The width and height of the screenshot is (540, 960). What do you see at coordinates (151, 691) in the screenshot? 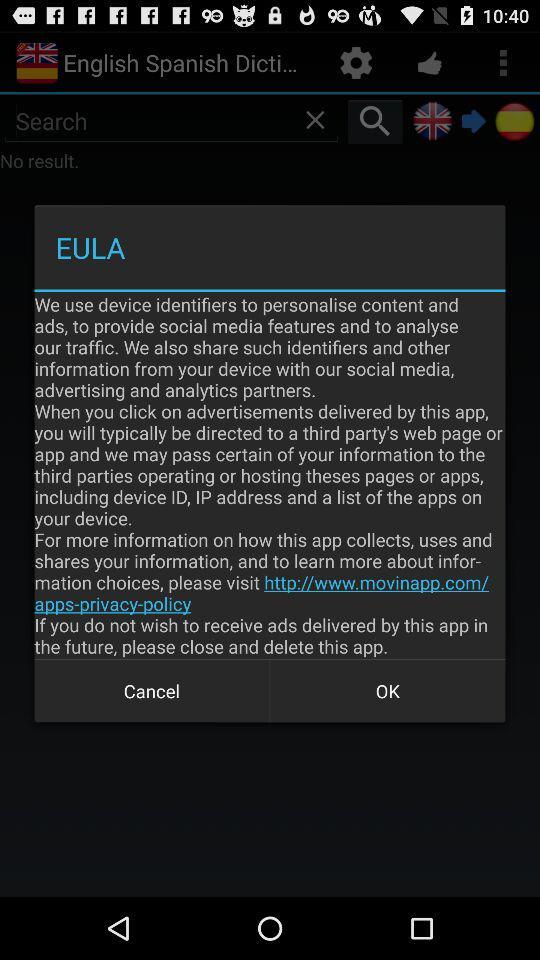
I see `the icon to the left of ok item` at bounding box center [151, 691].